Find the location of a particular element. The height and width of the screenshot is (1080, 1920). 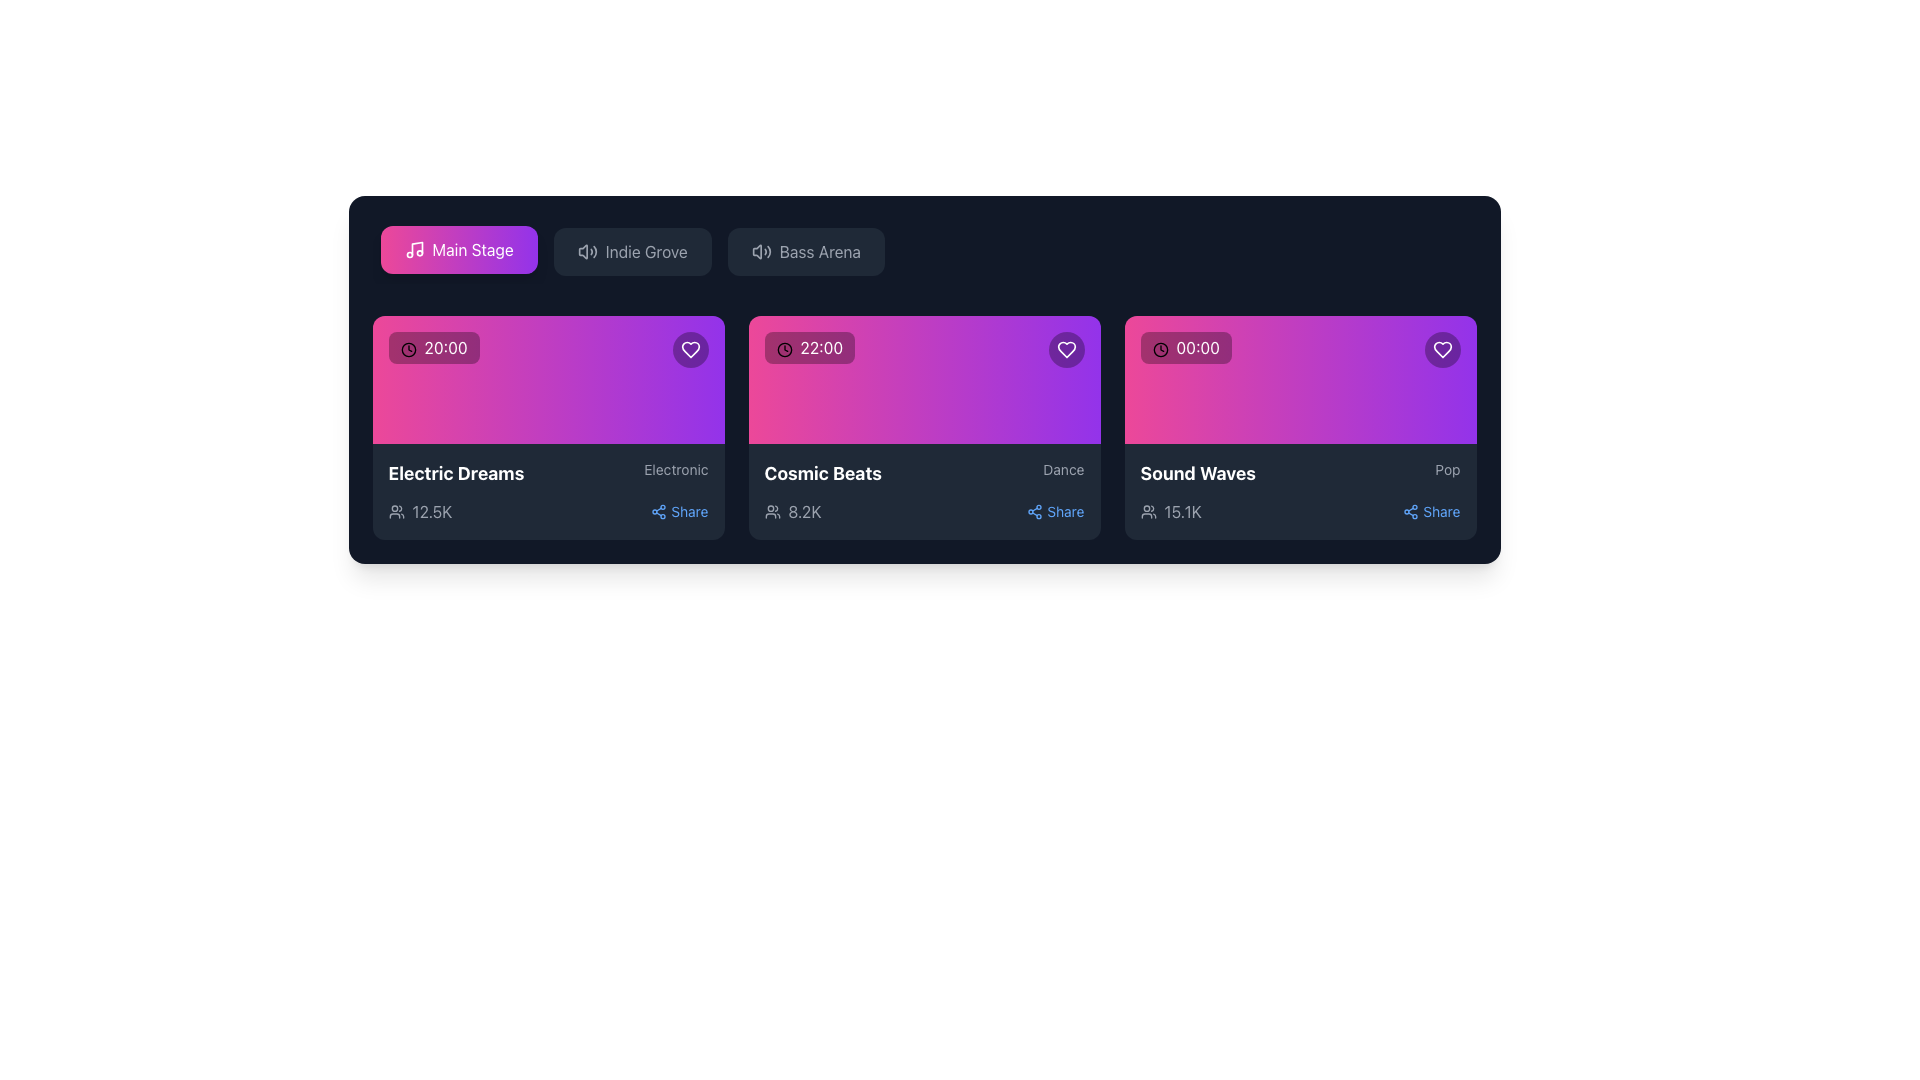

the 'Main Stage' button is located at coordinates (458, 249).